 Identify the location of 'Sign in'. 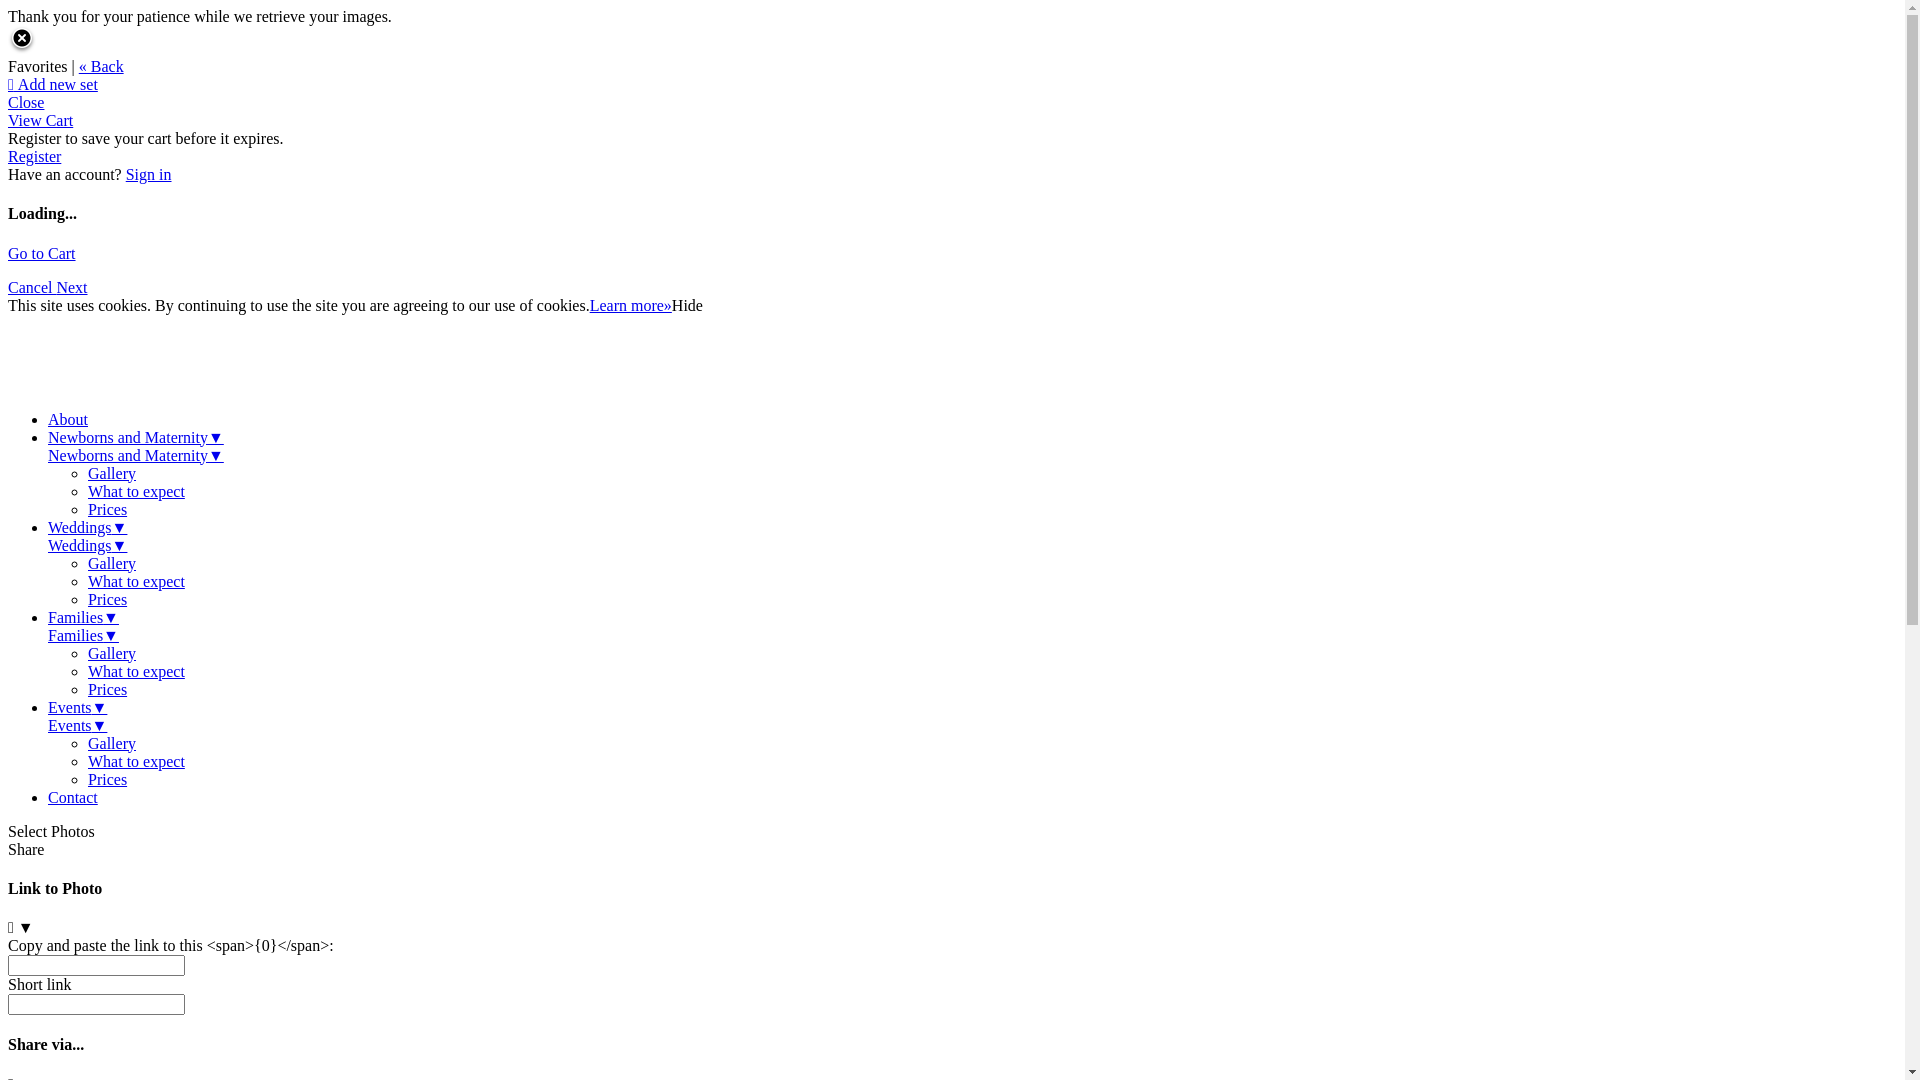
(124, 173).